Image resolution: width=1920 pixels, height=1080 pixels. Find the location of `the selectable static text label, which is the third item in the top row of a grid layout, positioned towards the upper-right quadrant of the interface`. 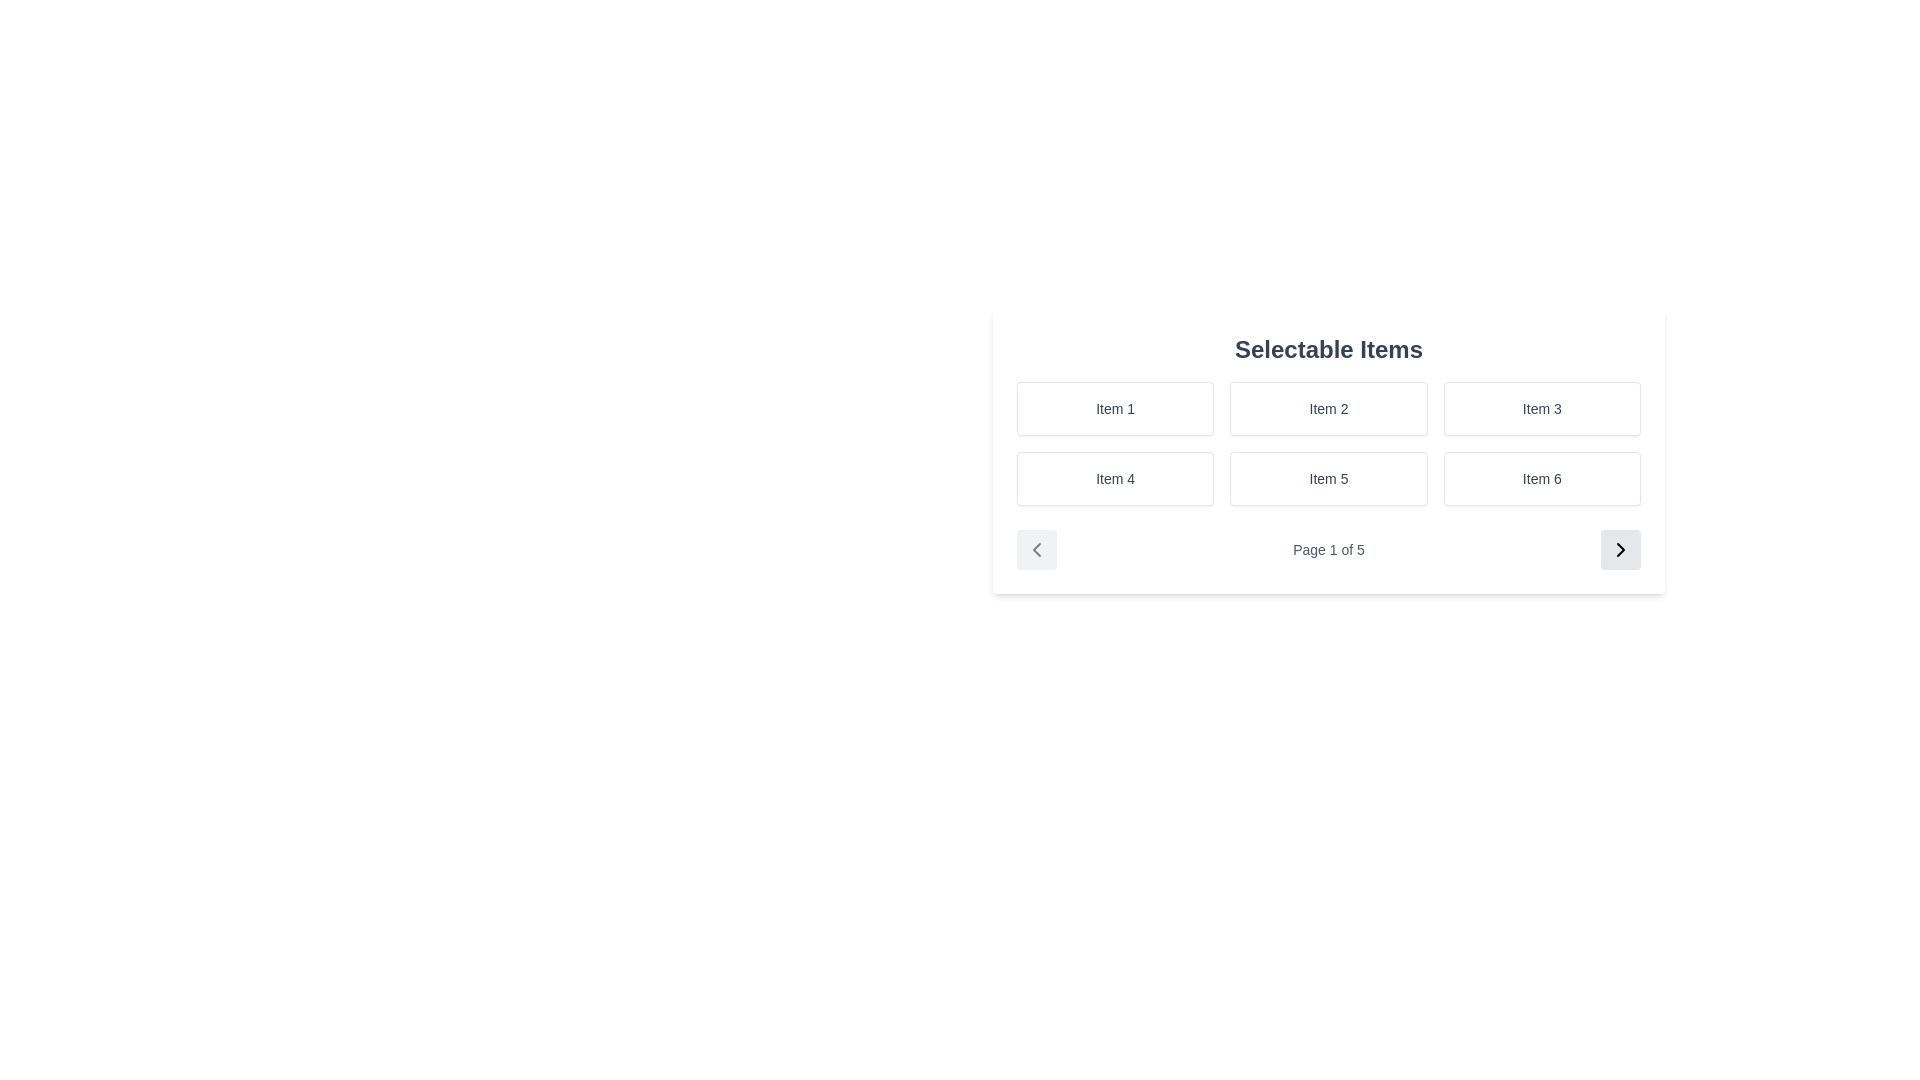

the selectable static text label, which is the third item in the top row of a grid layout, positioned towards the upper-right quadrant of the interface is located at coordinates (1541, 407).